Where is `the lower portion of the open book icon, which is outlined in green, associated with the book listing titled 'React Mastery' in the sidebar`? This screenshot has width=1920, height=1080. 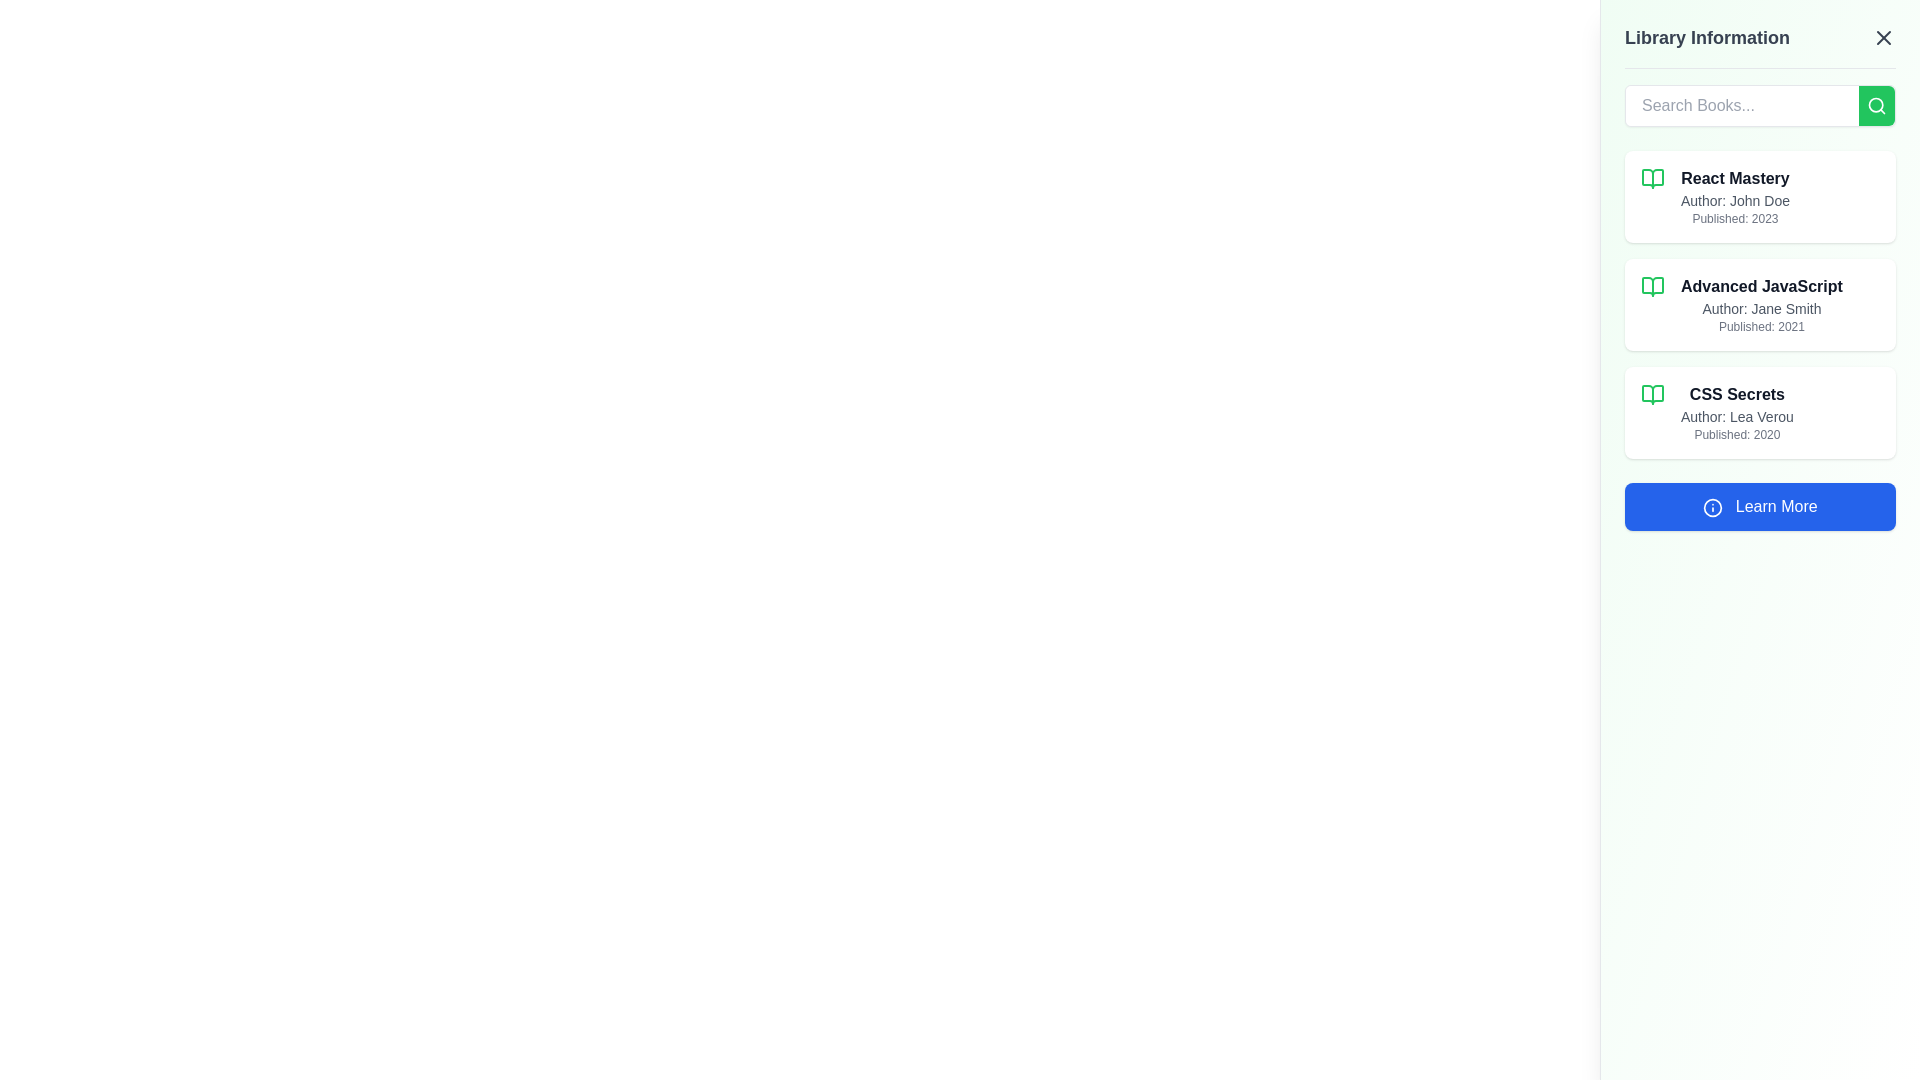
the lower portion of the open book icon, which is outlined in green, associated with the book listing titled 'React Mastery' in the sidebar is located at coordinates (1652, 177).